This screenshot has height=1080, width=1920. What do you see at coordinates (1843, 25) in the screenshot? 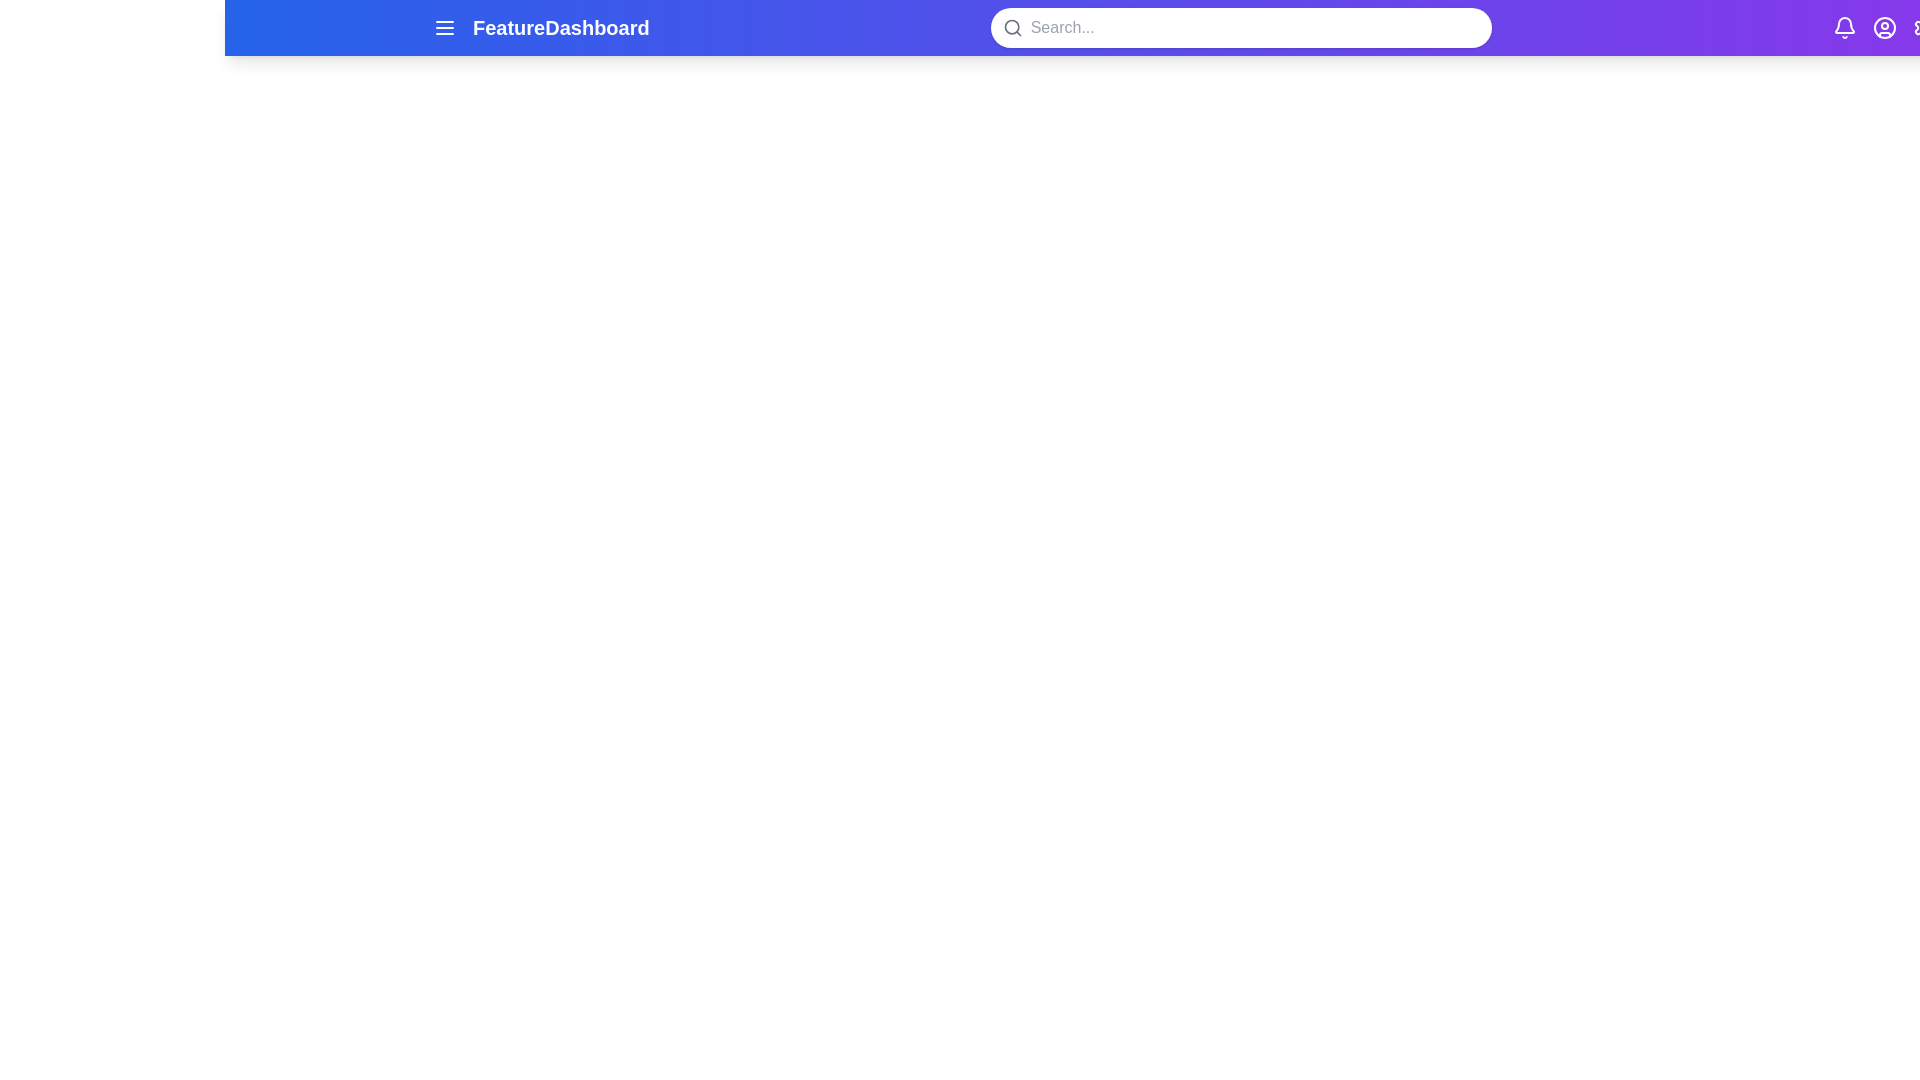
I see `the curved lines inside the bell icon located in the top-right corner of the interface, styled in white on a purple background` at bounding box center [1843, 25].